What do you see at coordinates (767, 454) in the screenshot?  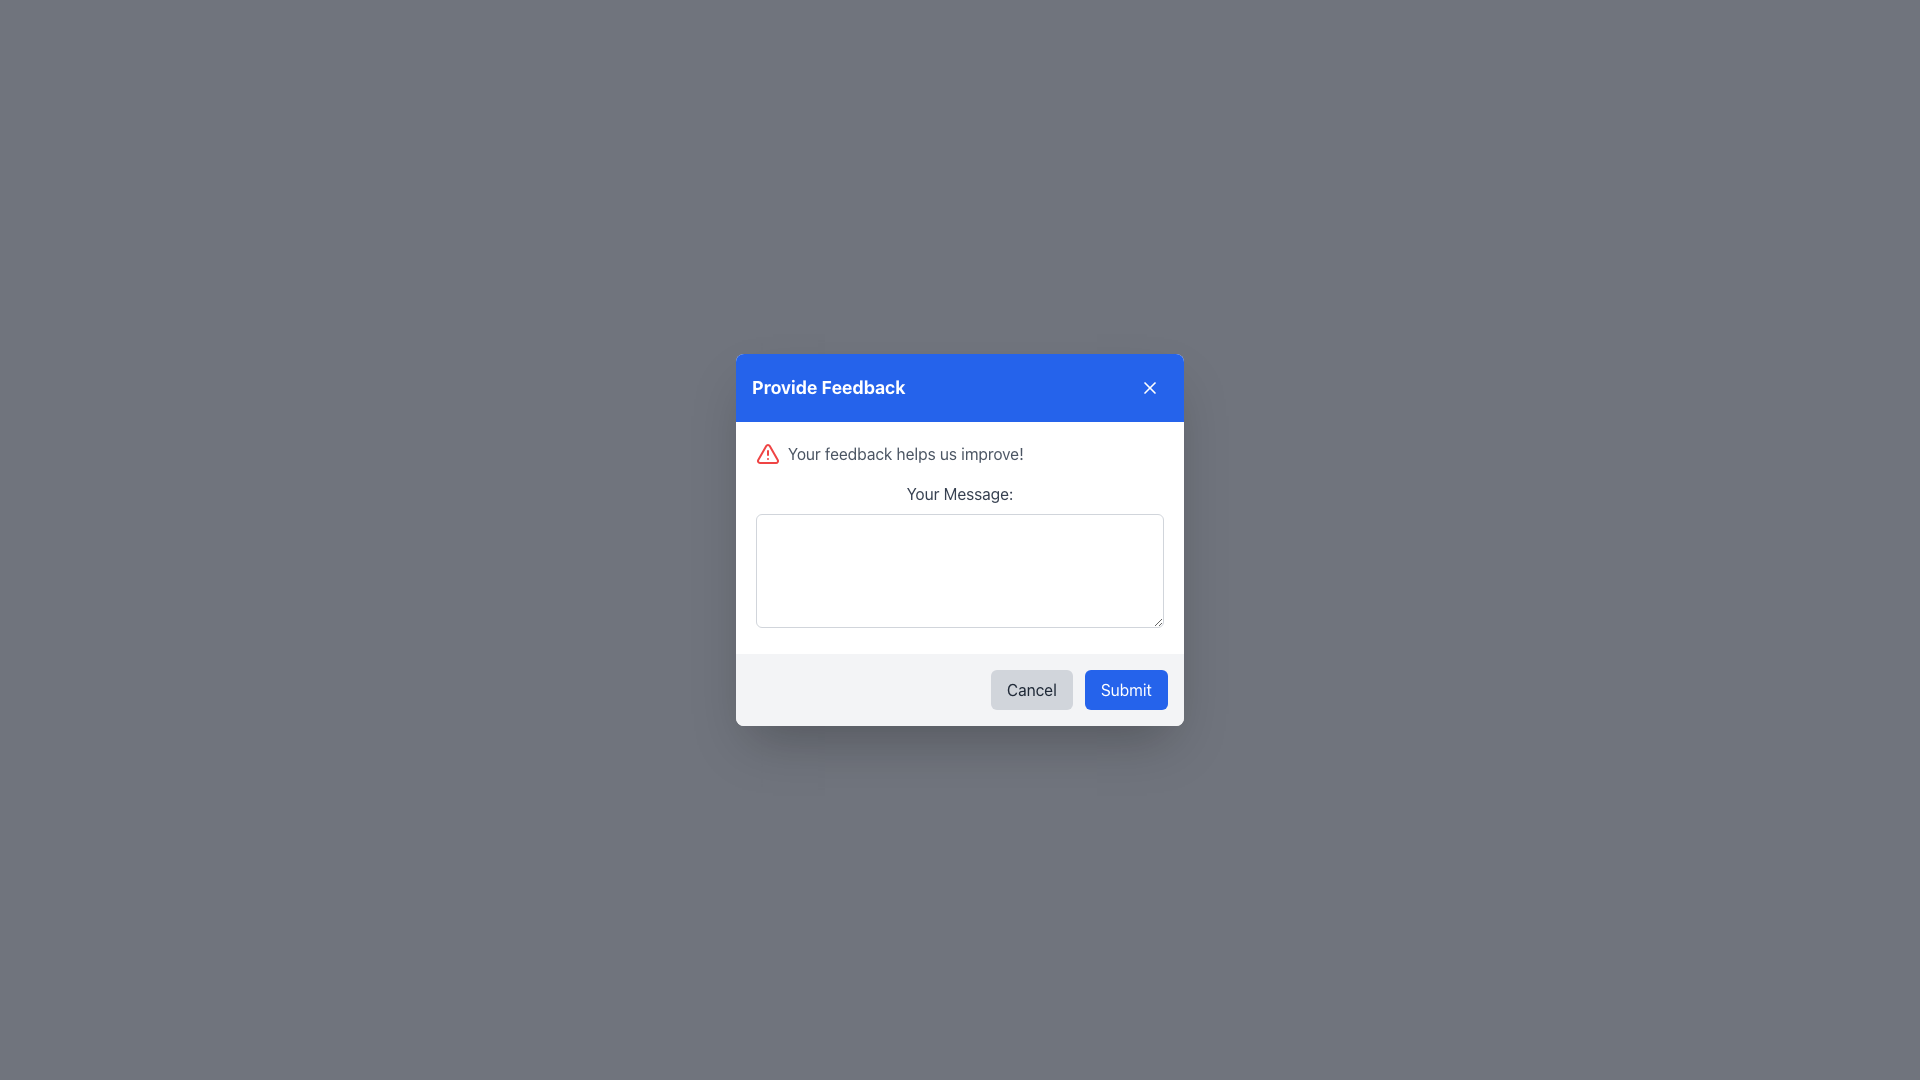 I see `the Alert icon located at the top-left of the modal dialog, positioned to the left of the text 'Your feedback helps us improve!'` at bounding box center [767, 454].